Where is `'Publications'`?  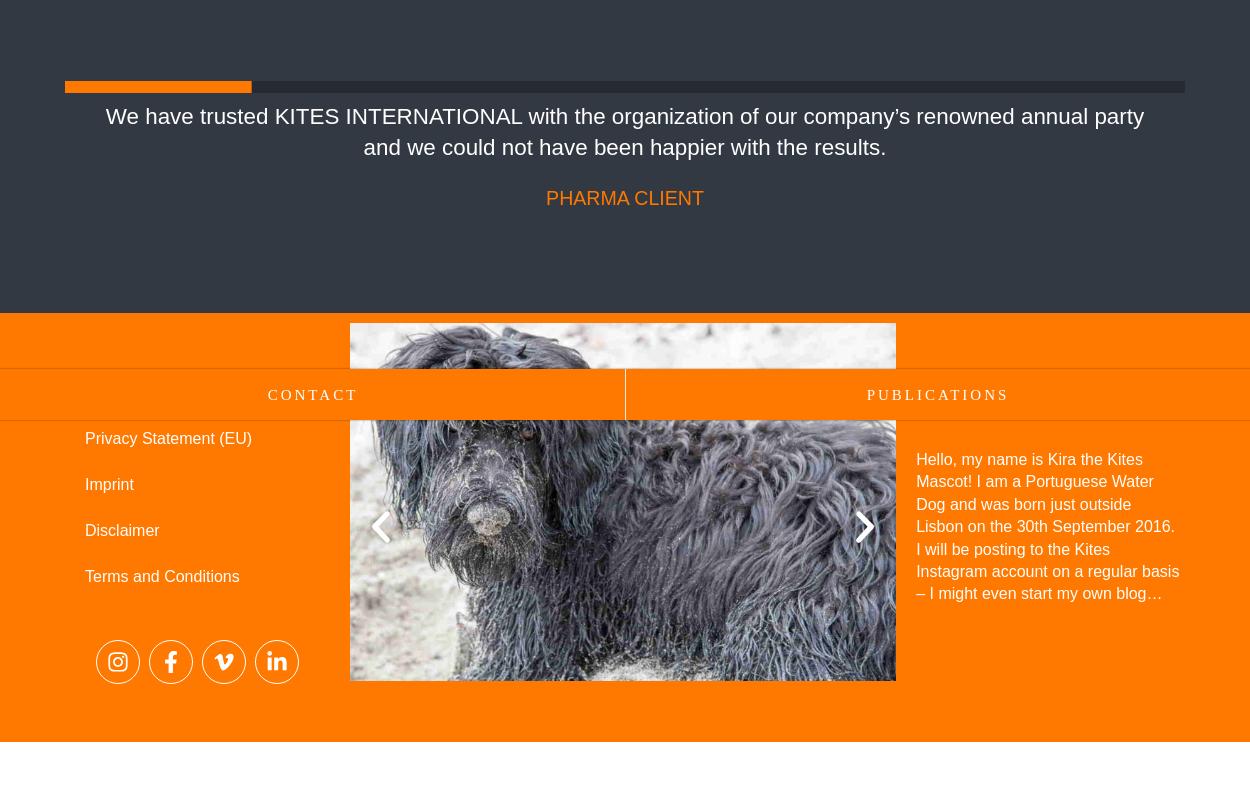
'Publications' is located at coordinates (937, 395).